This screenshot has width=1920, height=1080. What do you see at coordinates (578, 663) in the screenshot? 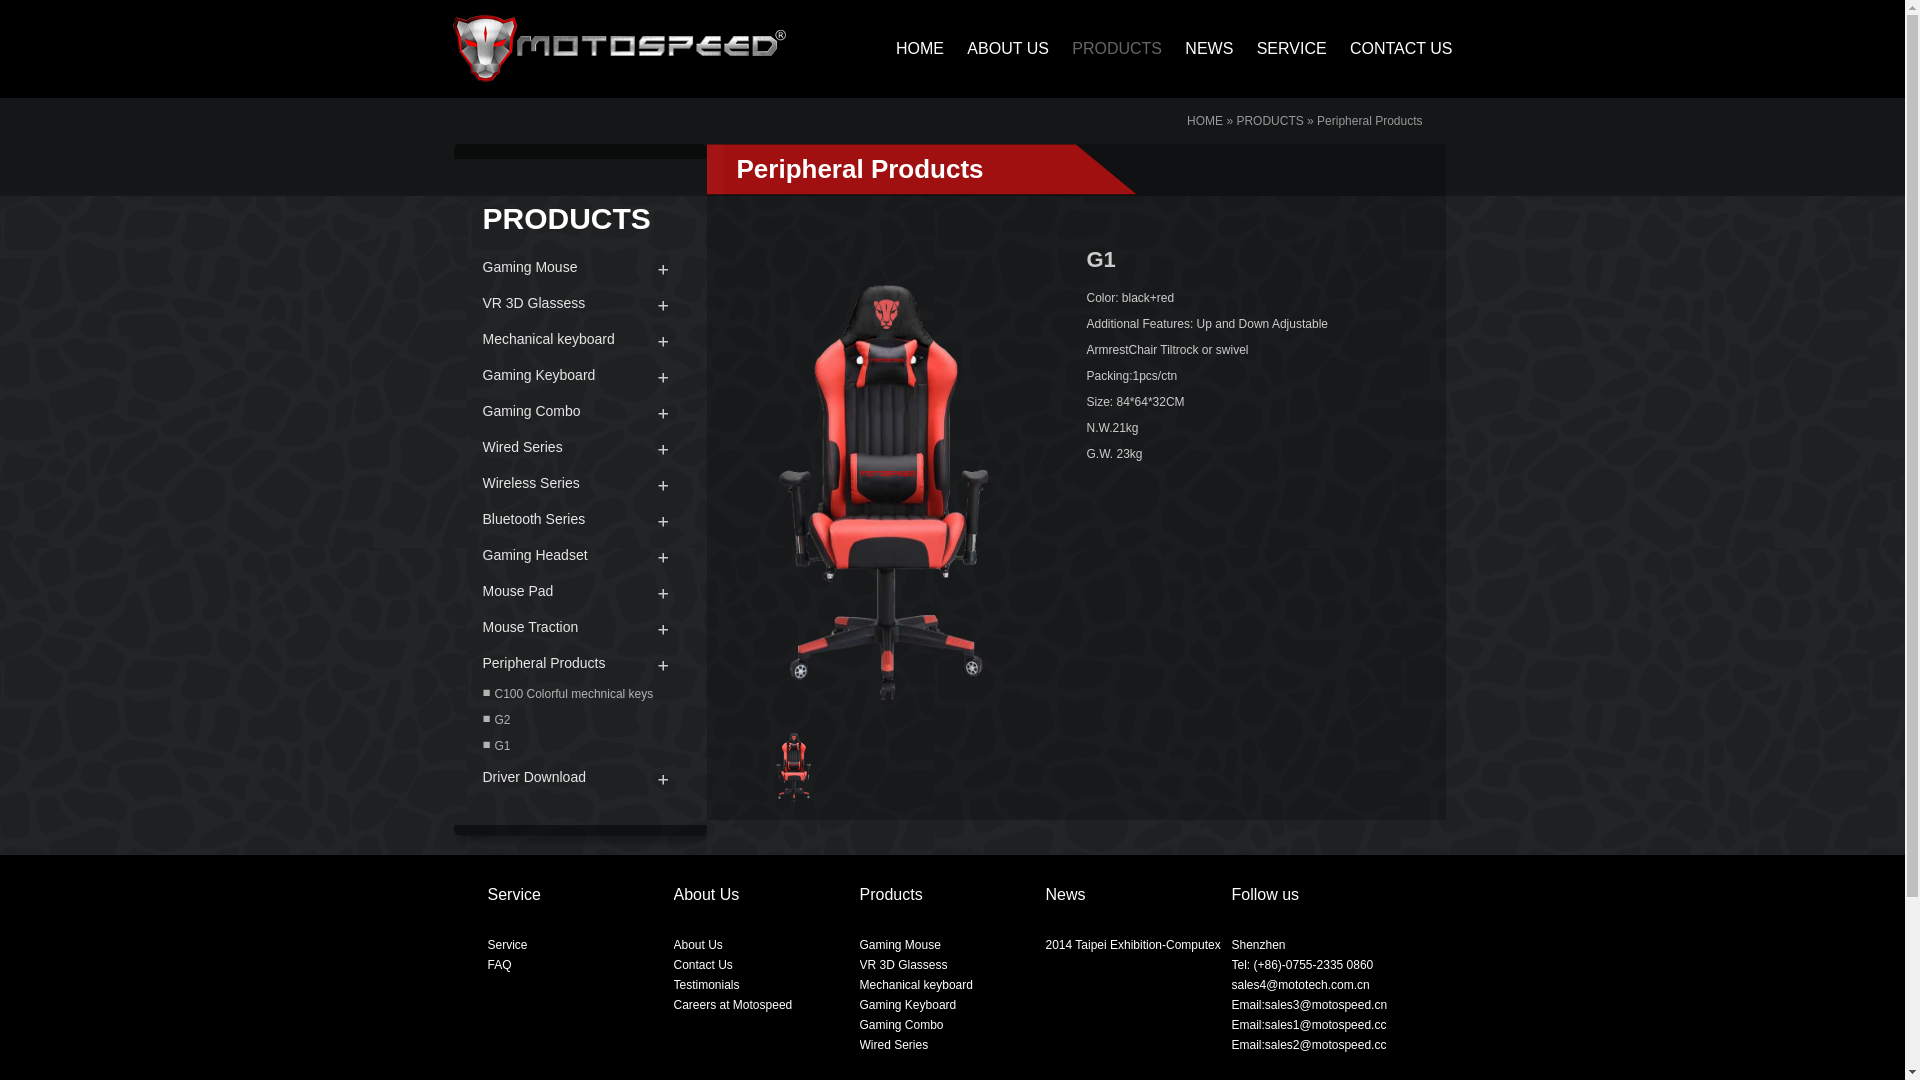
I see `'Peripheral Products'` at bounding box center [578, 663].